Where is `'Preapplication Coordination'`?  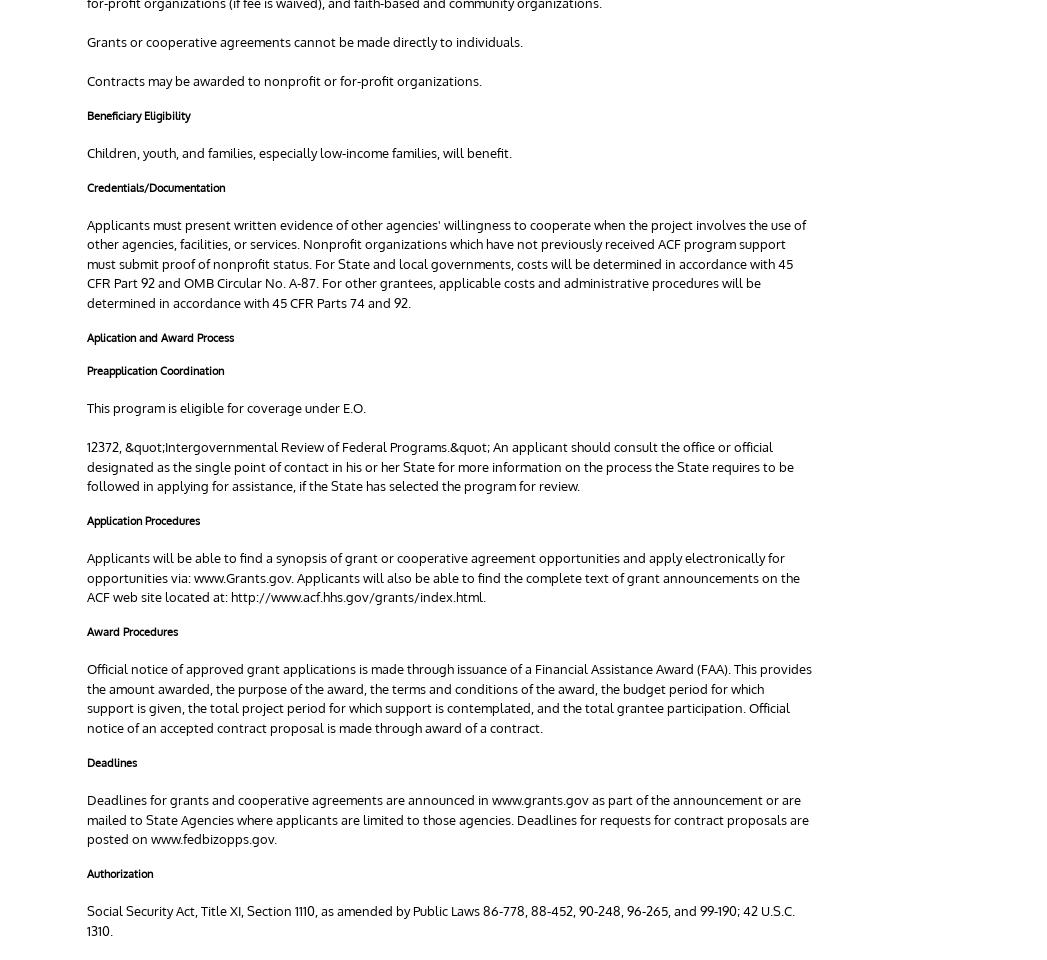
'Preapplication Coordination' is located at coordinates (155, 370).